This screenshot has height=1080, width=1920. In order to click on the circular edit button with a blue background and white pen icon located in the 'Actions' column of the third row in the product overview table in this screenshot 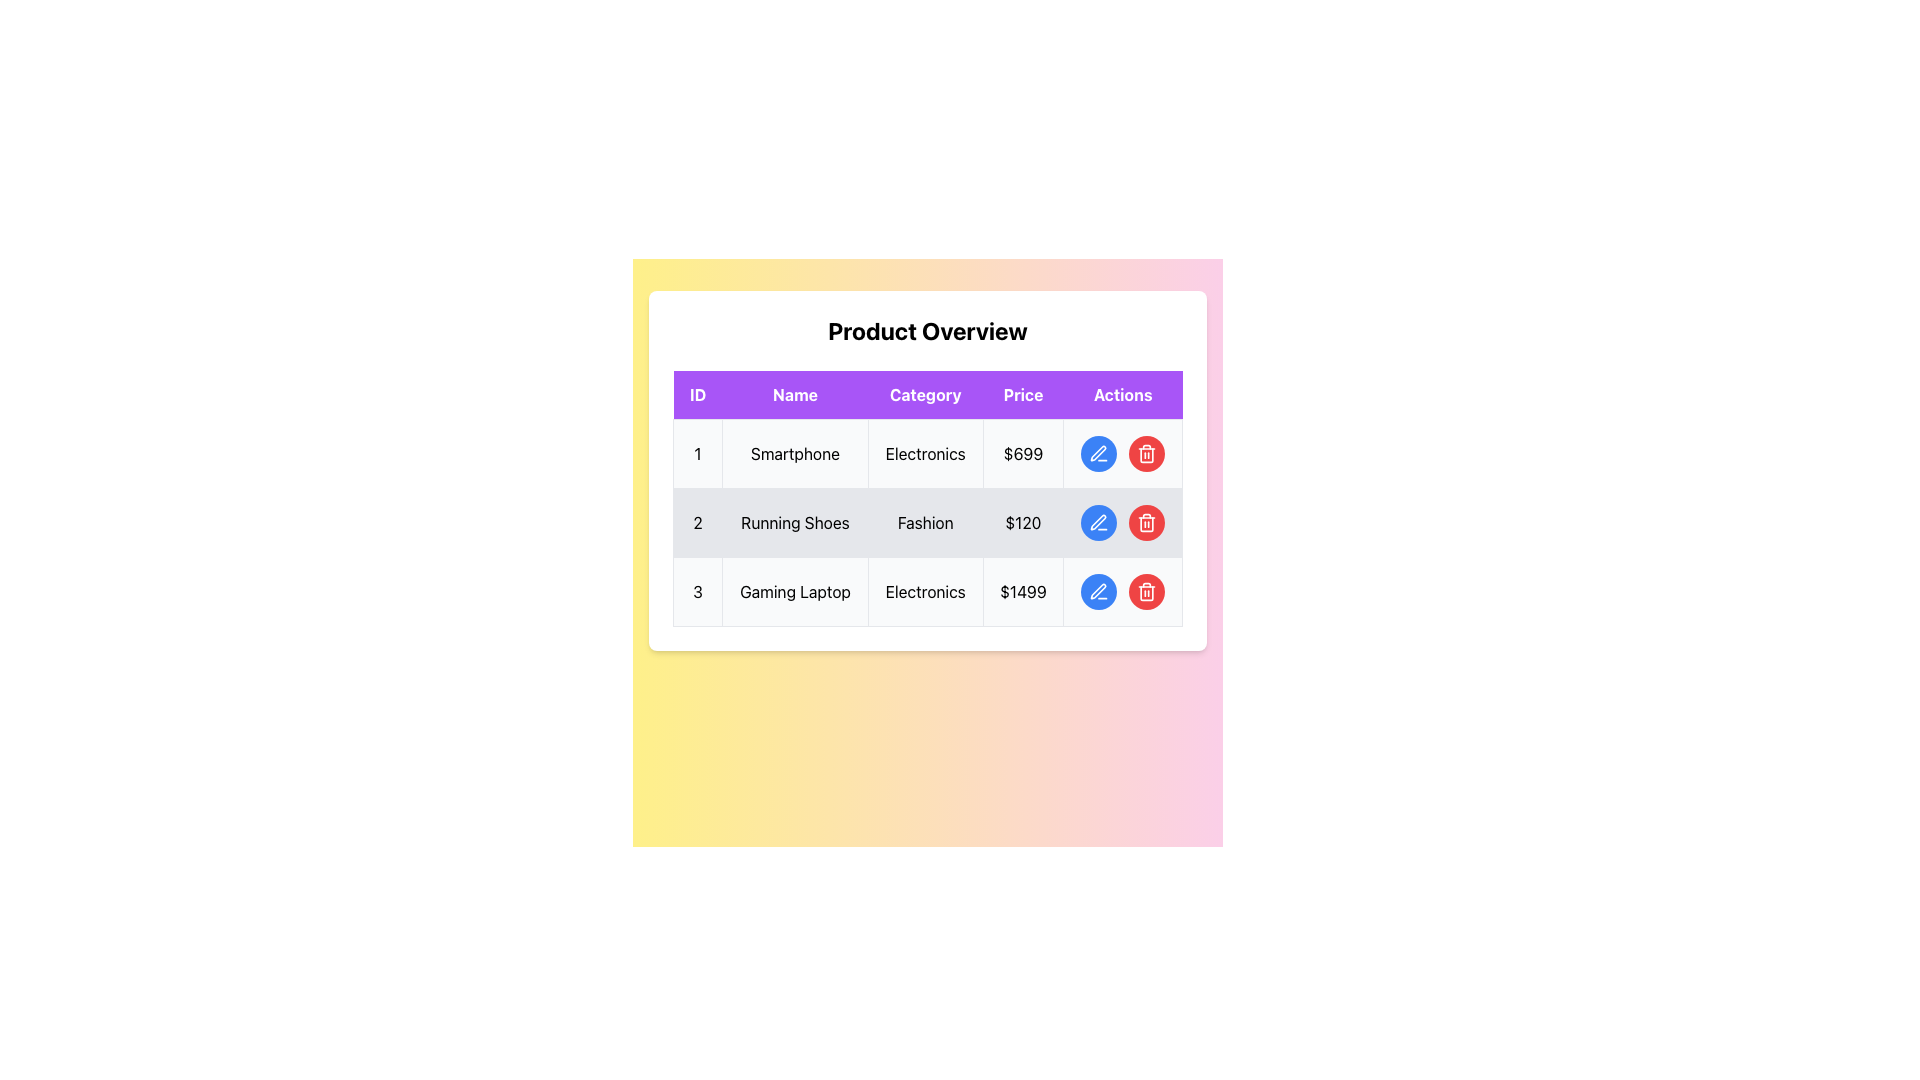, I will do `click(1098, 590)`.